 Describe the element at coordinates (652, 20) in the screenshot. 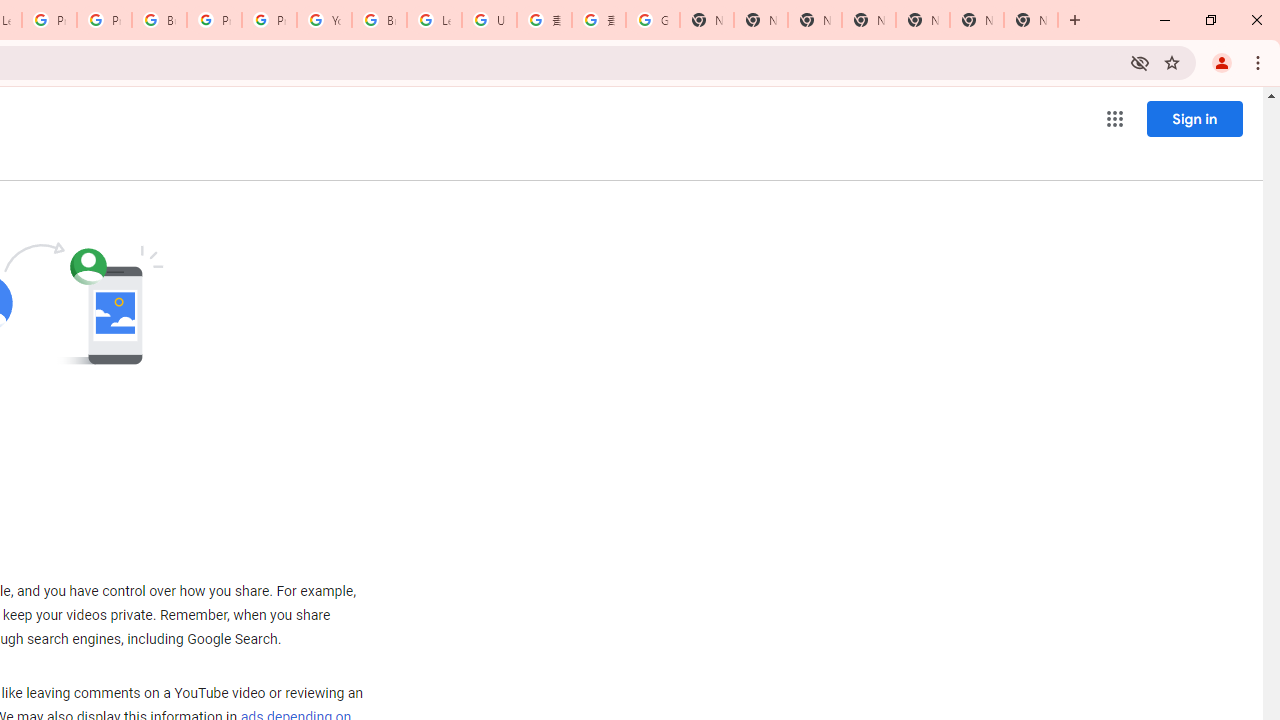

I see `'Google Images'` at that location.